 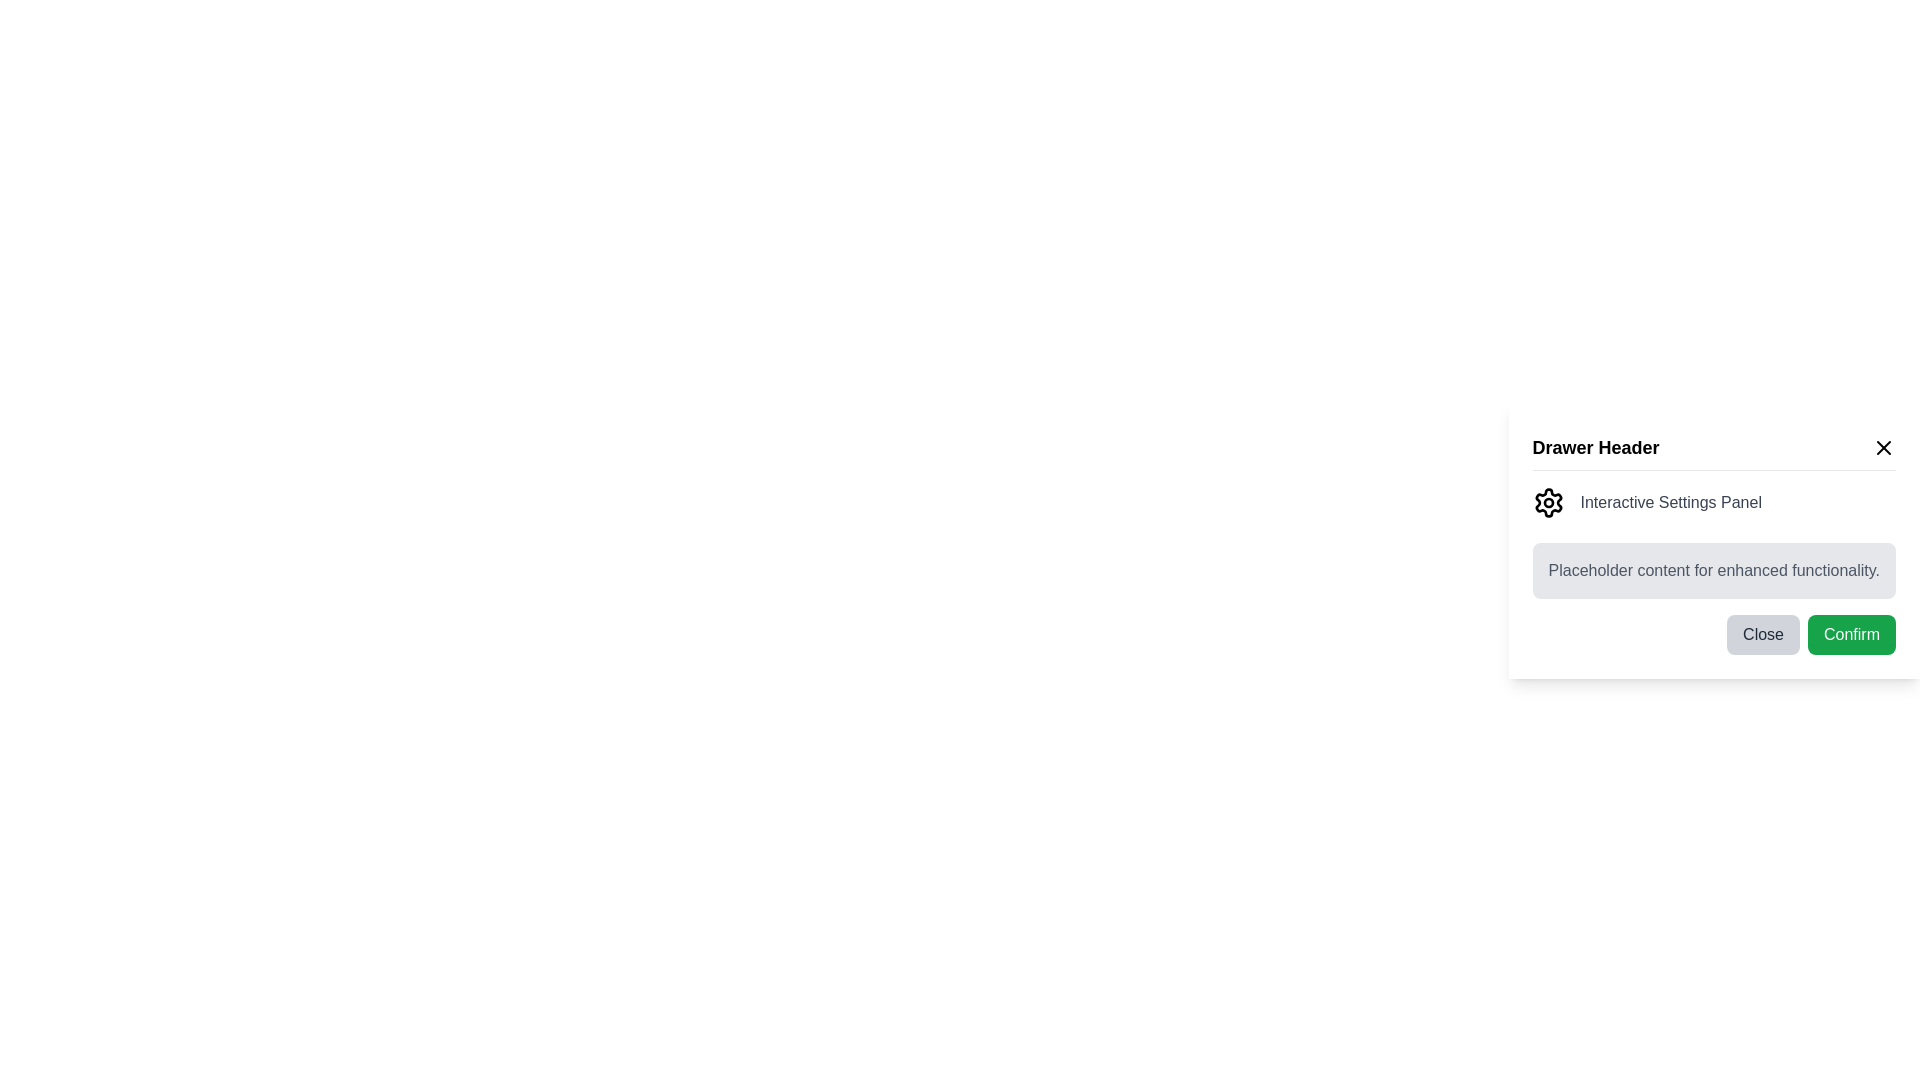 I want to click on the static text that provides supplementary information within the modal dialog, located below 'Interactive Settings Panel' and above the 'Close' and 'Confirm' buttons, so click(x=1713, y=570).